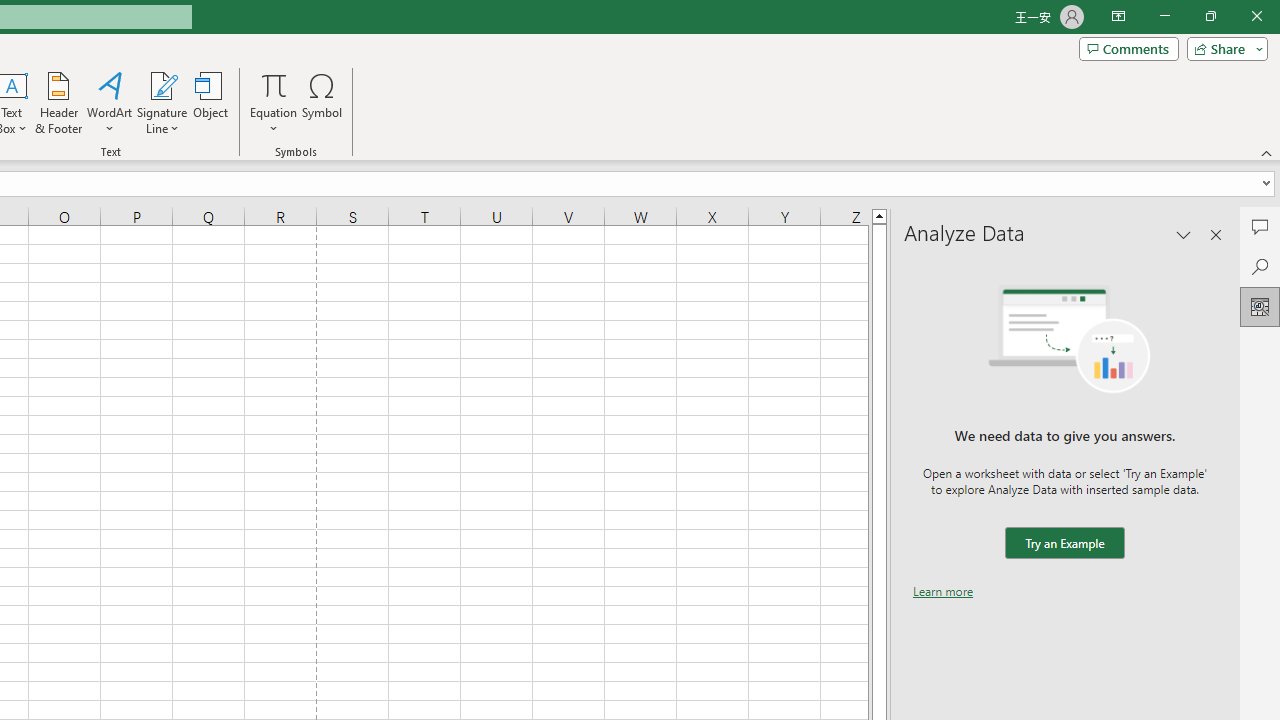  Describe the element at coordinates (58, 103) in the screenshot. I see `'Header & Footer...'` at that location.